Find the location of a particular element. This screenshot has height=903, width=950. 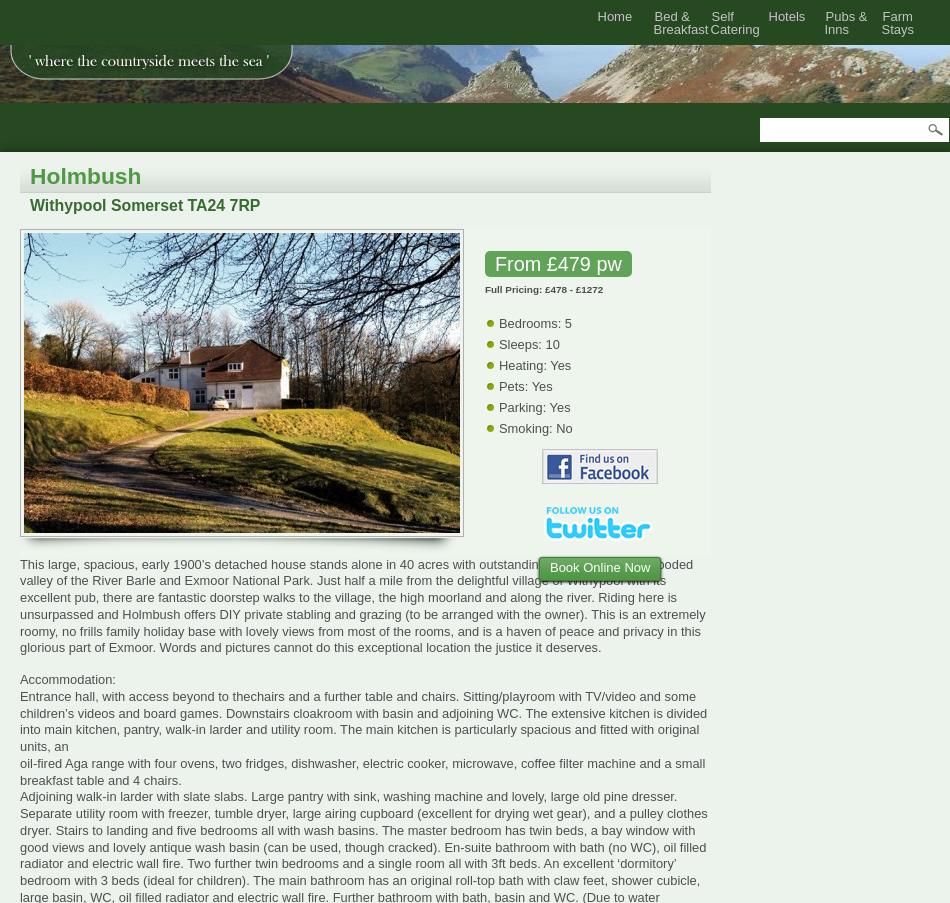

'Book Online Now' is located at coordinates (549, 566).